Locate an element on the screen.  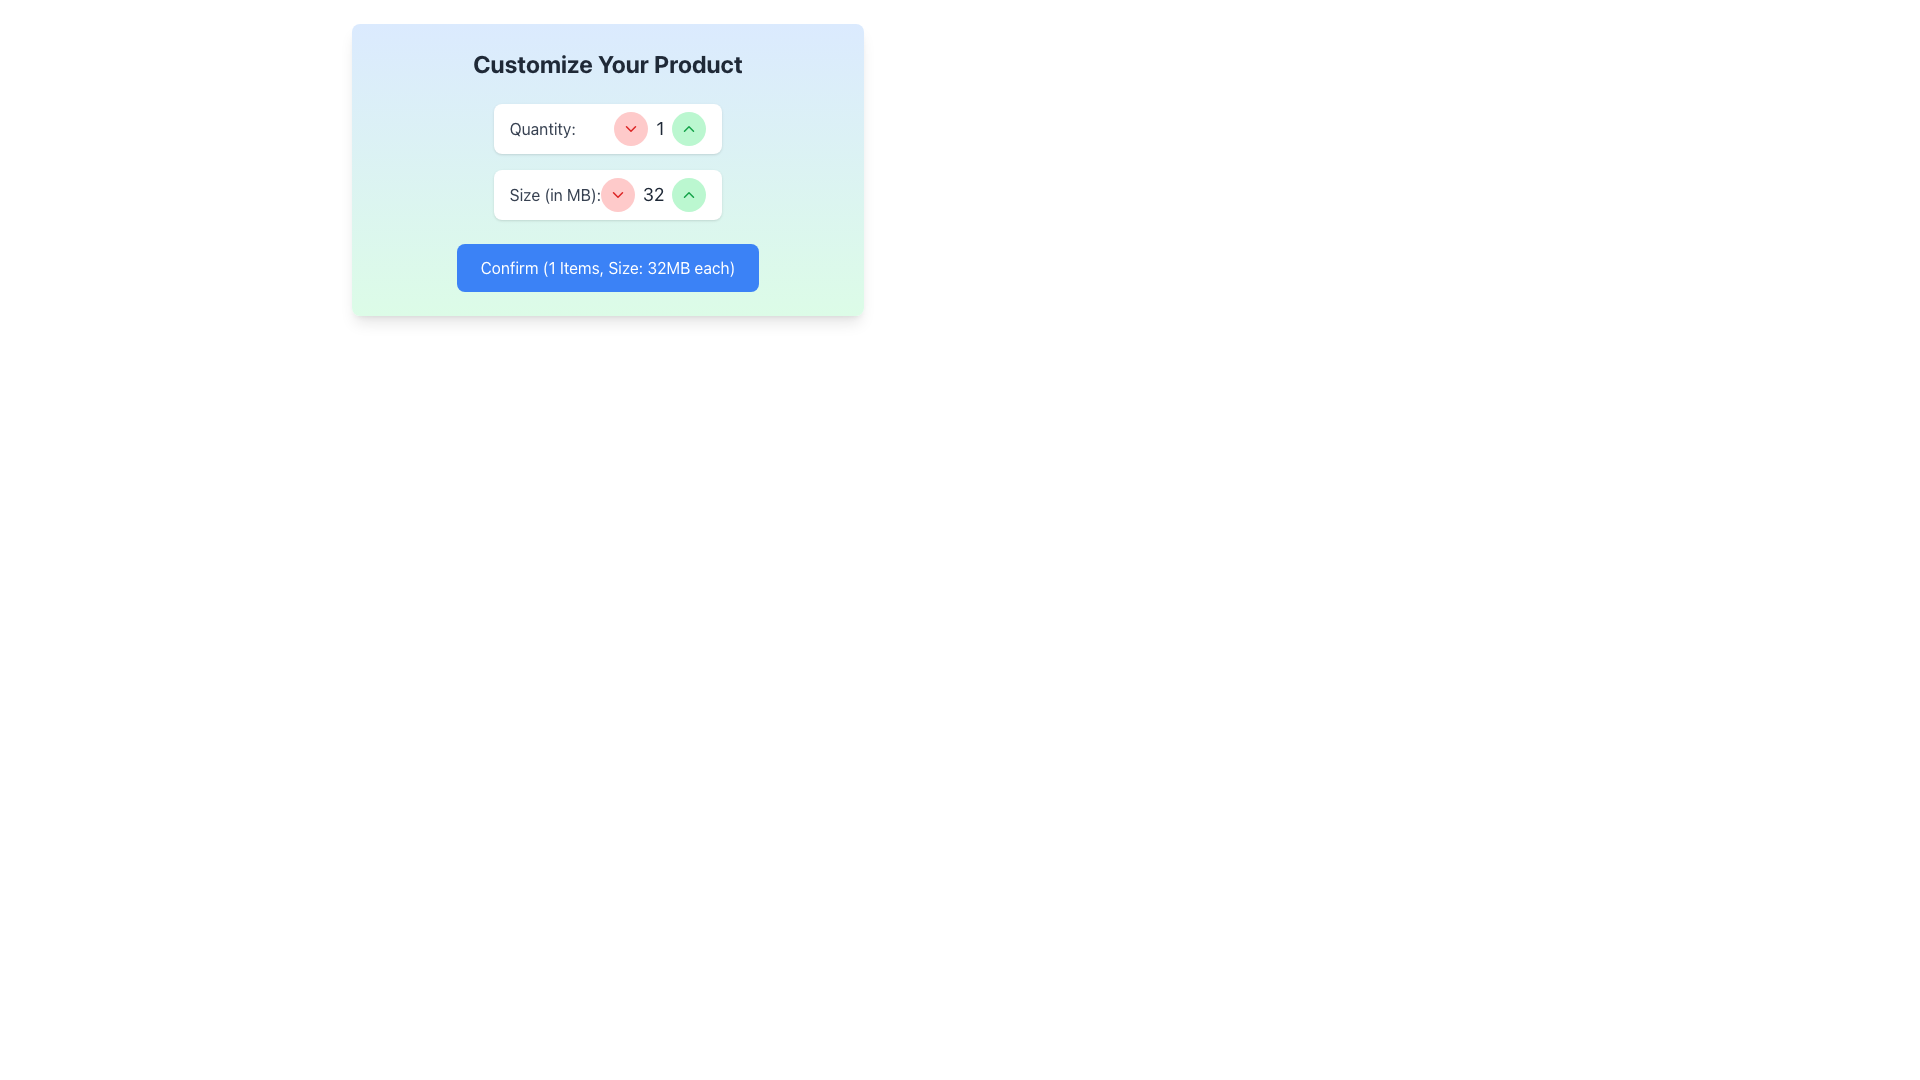
the left button to decrease the value associated with the size specification located near the section labeled 'Size (in MB):' is located at coordinates (617, 195).